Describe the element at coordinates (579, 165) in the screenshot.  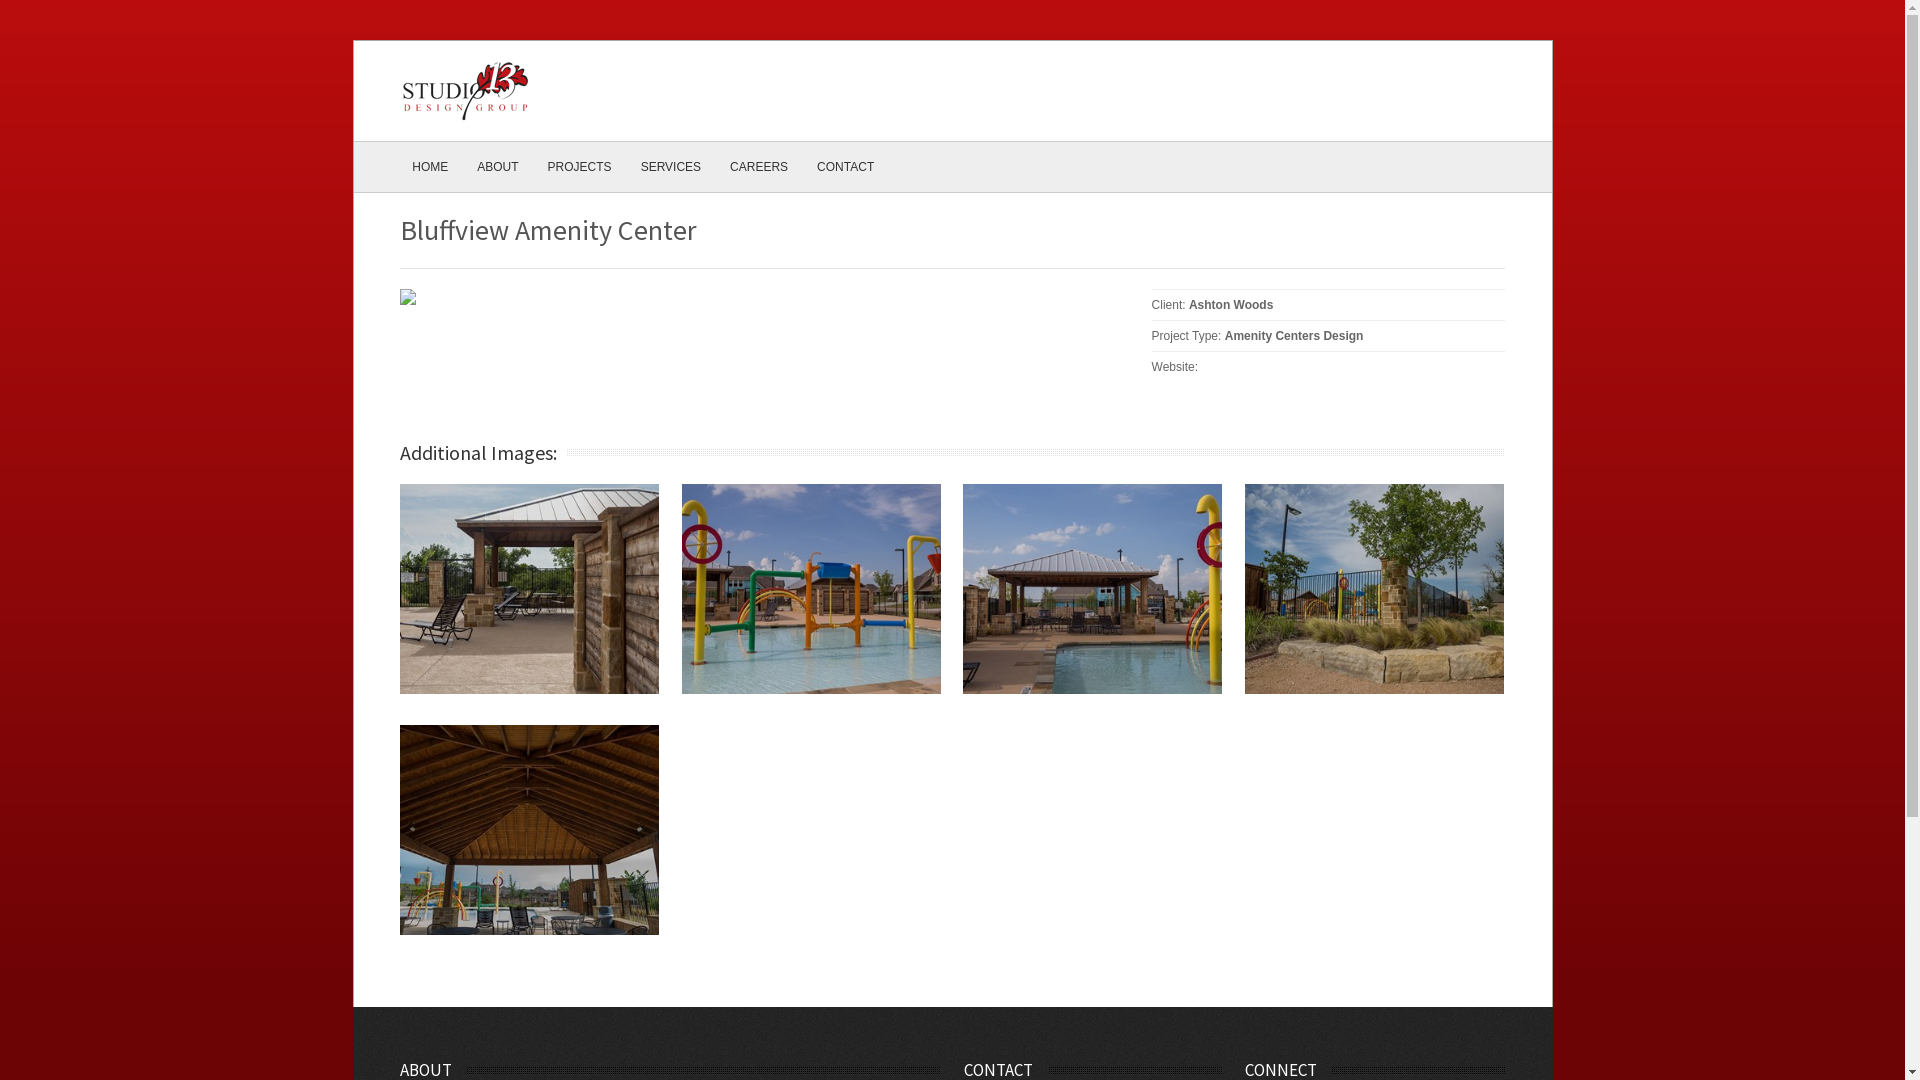
I see `'PROJECTS'` at that location.